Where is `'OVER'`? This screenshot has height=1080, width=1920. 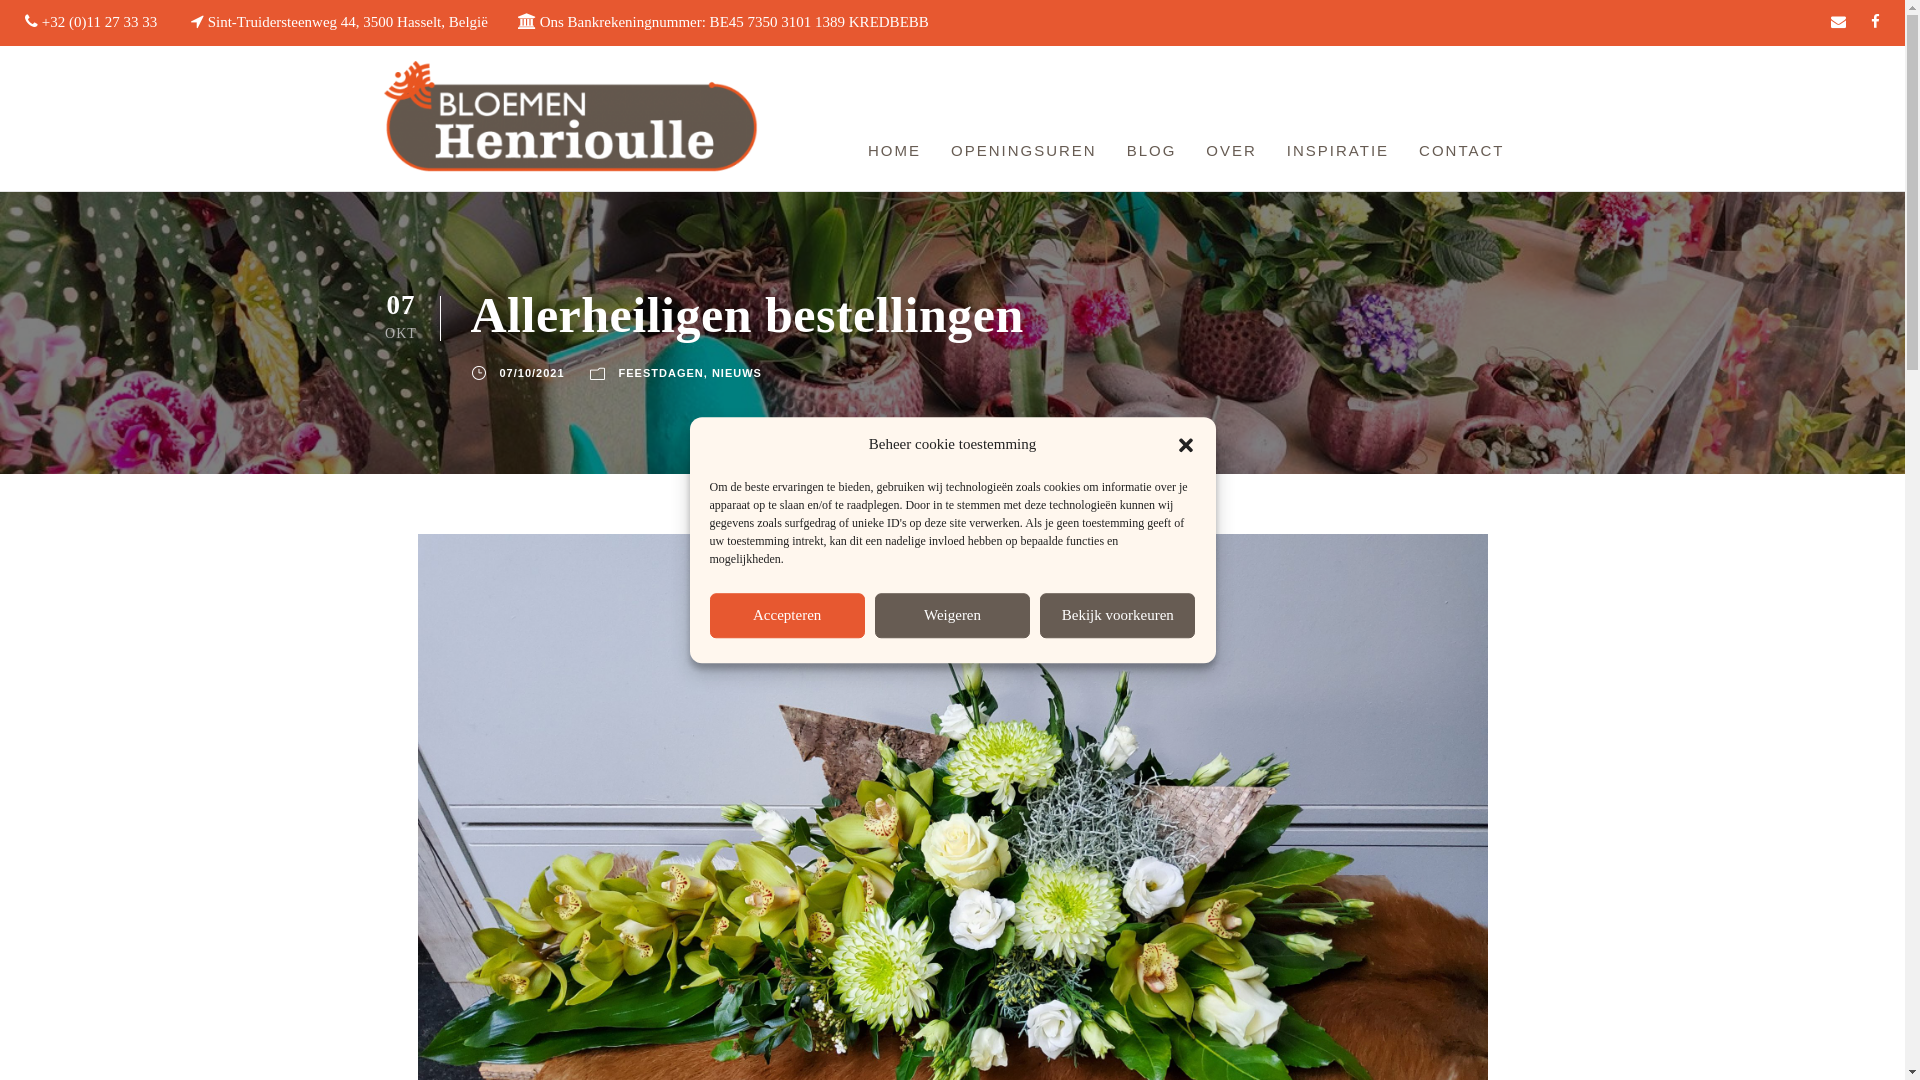 'OVER' is located at coordinates (1204, 153).